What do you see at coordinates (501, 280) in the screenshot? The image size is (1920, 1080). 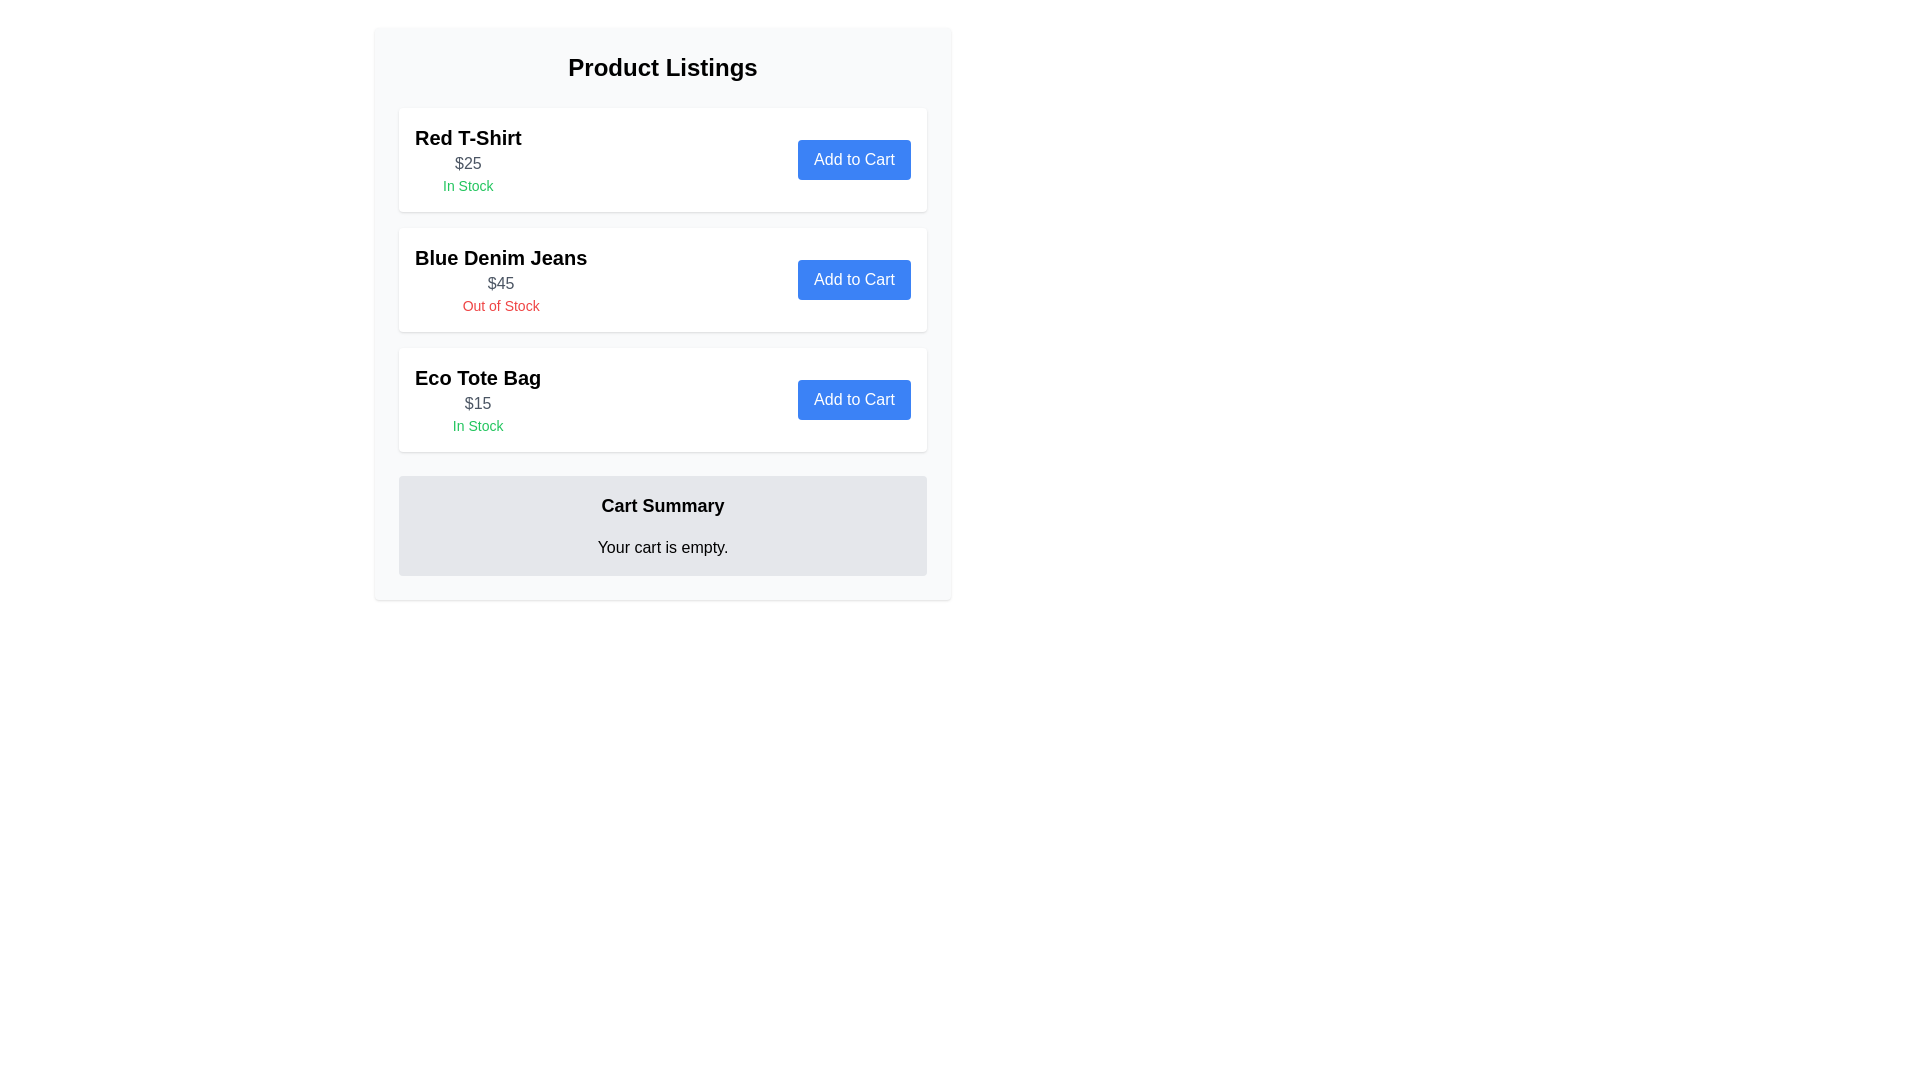 I see `the vertically stacked text block containing 'Blue Denim Jeans', '$45', and 'Out of Stock', which is the second product tile in the list` at bounding box center [501, 280].